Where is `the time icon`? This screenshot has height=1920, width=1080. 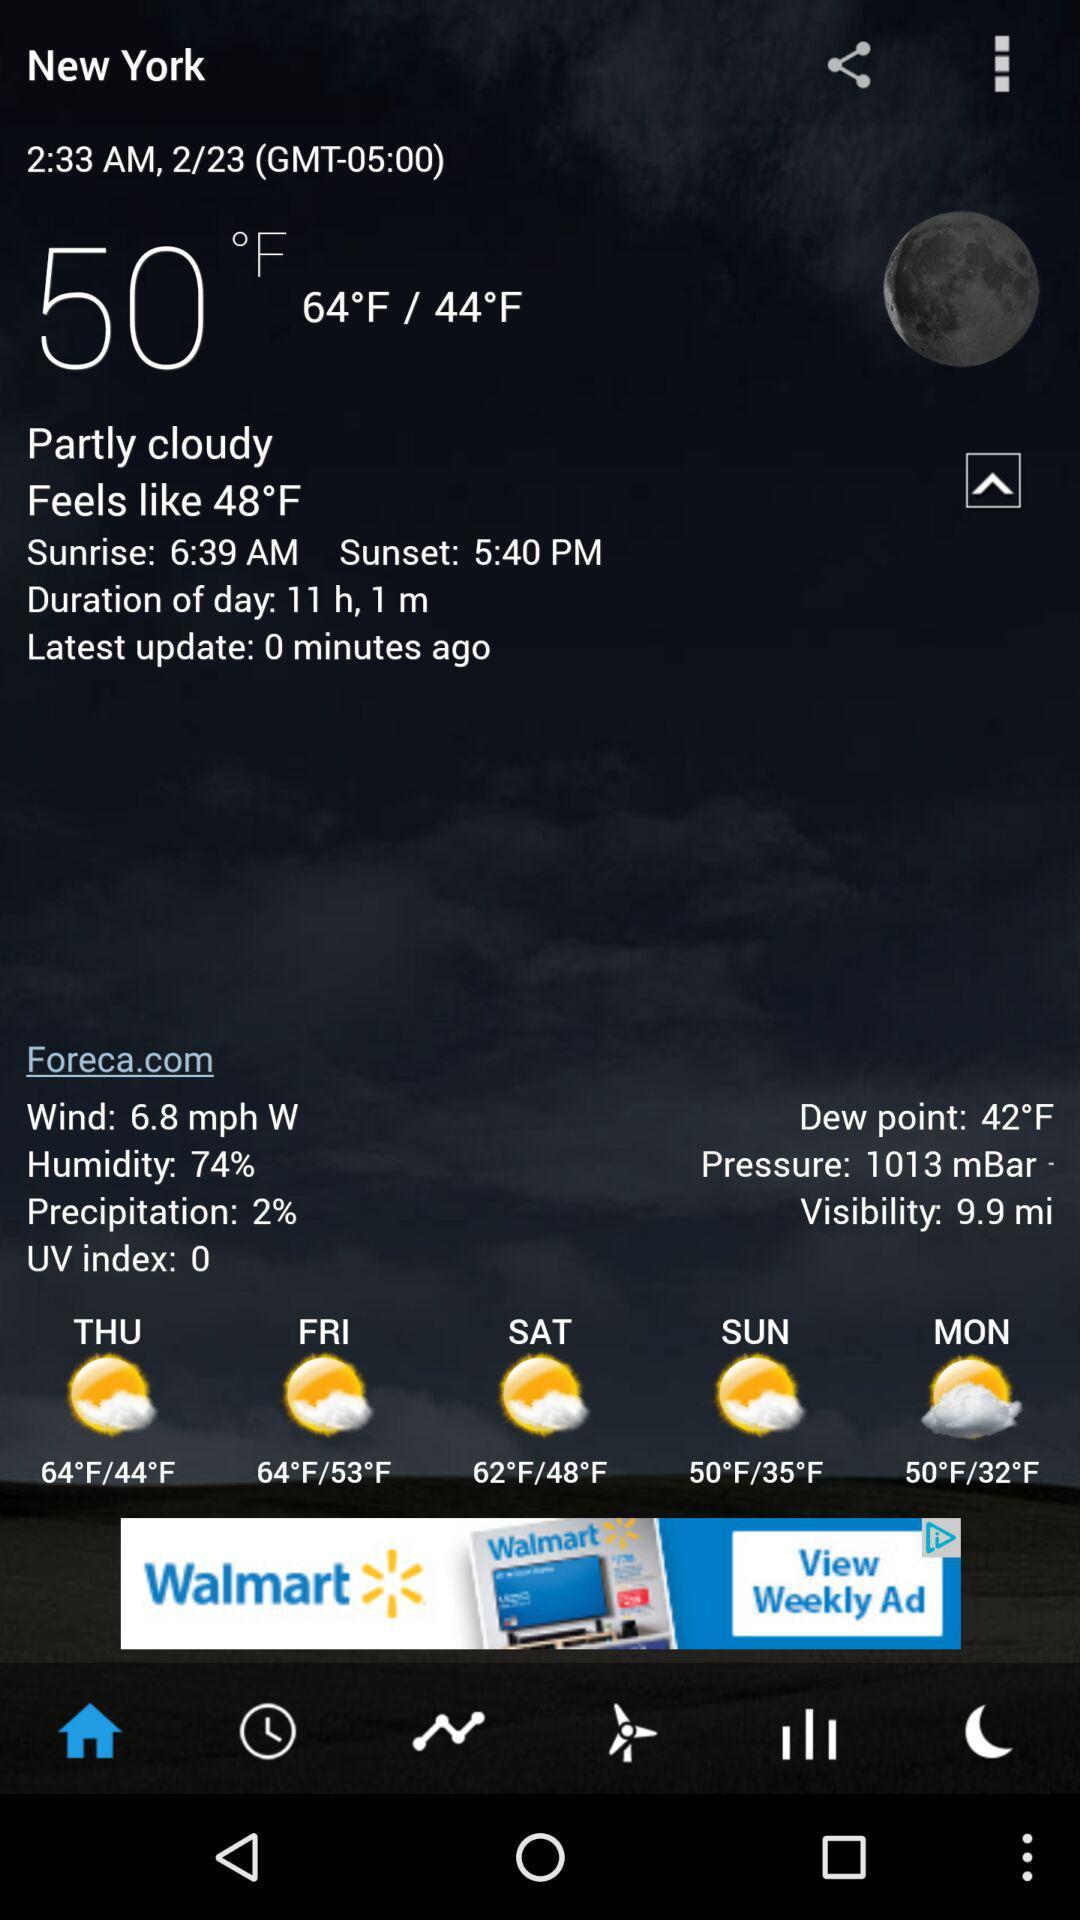 the time icon is located at coordinates (270, 1849).